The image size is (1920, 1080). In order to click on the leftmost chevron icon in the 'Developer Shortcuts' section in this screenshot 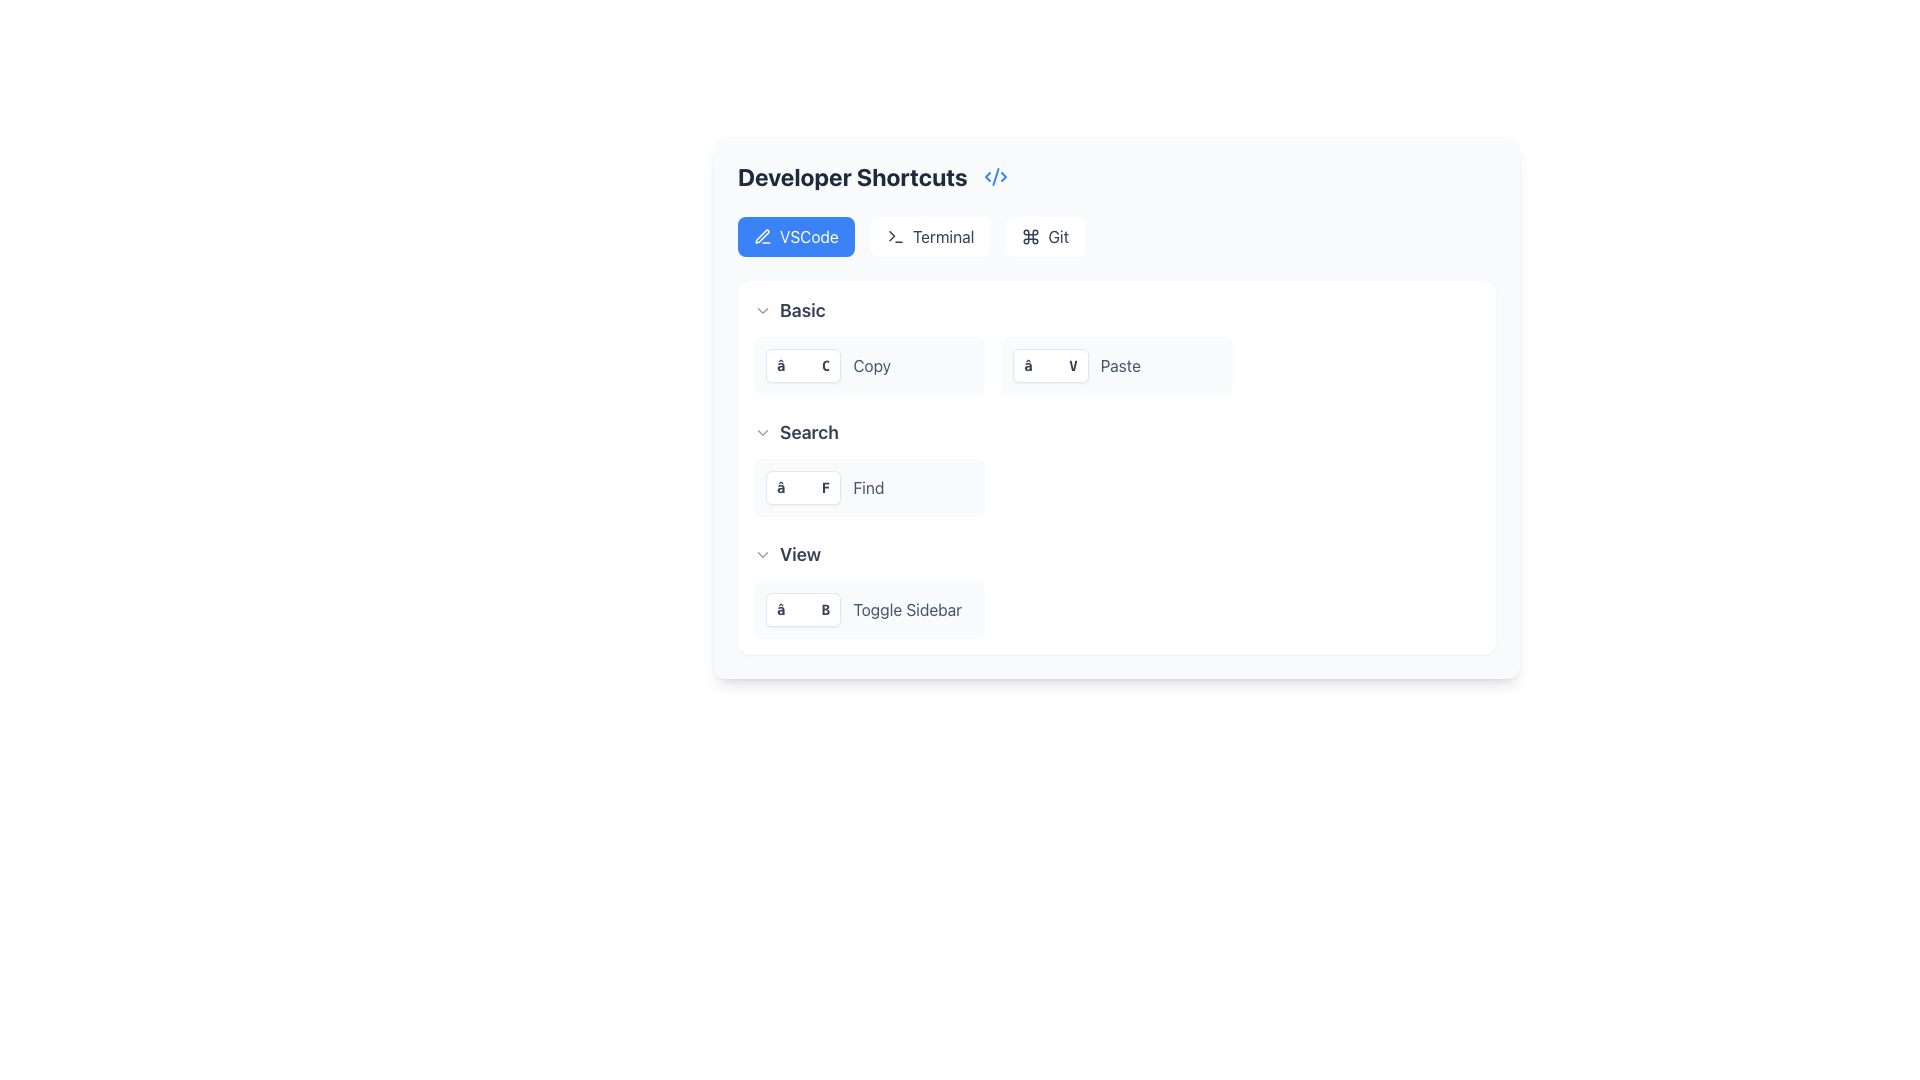, I will do `click(762, 311)`.